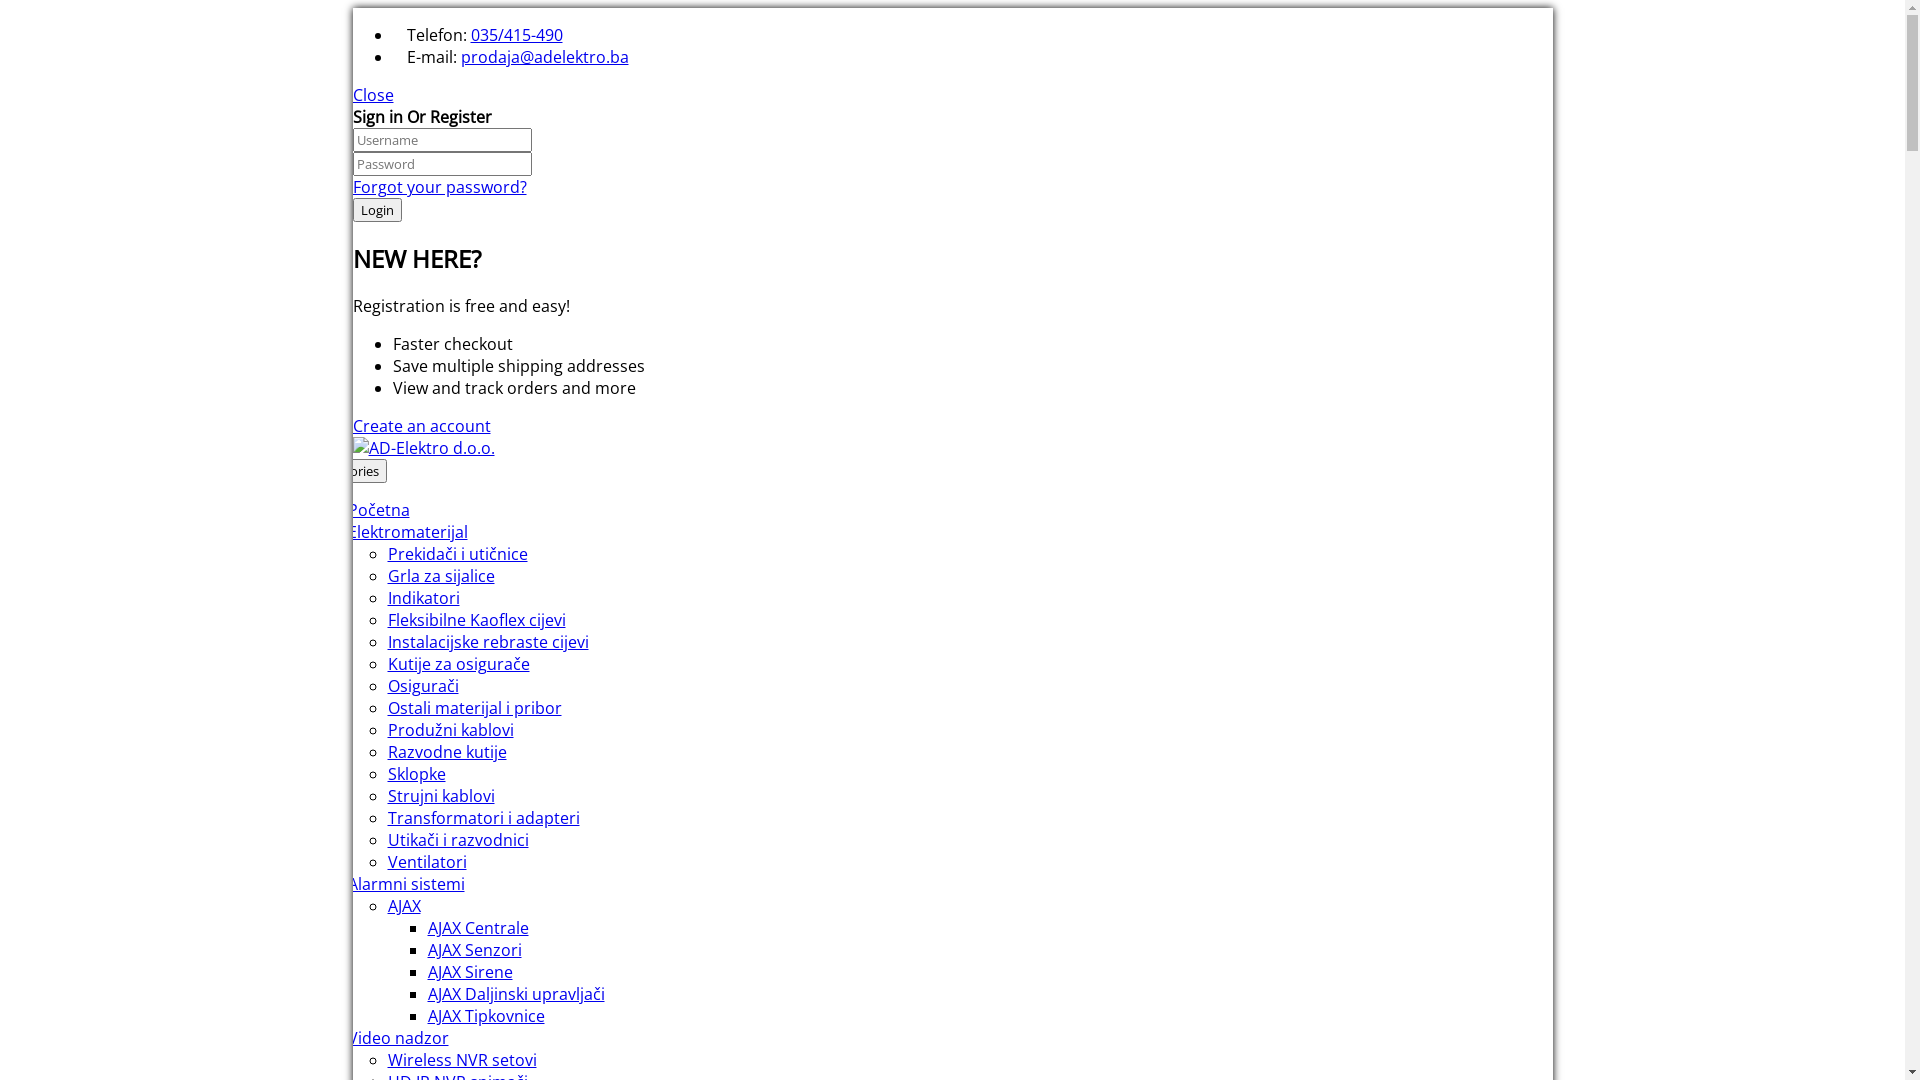 The width and height of the screenshot is (1920, 1080). I want to click on 'Wireless NVR setovi', so click(461, 1059).